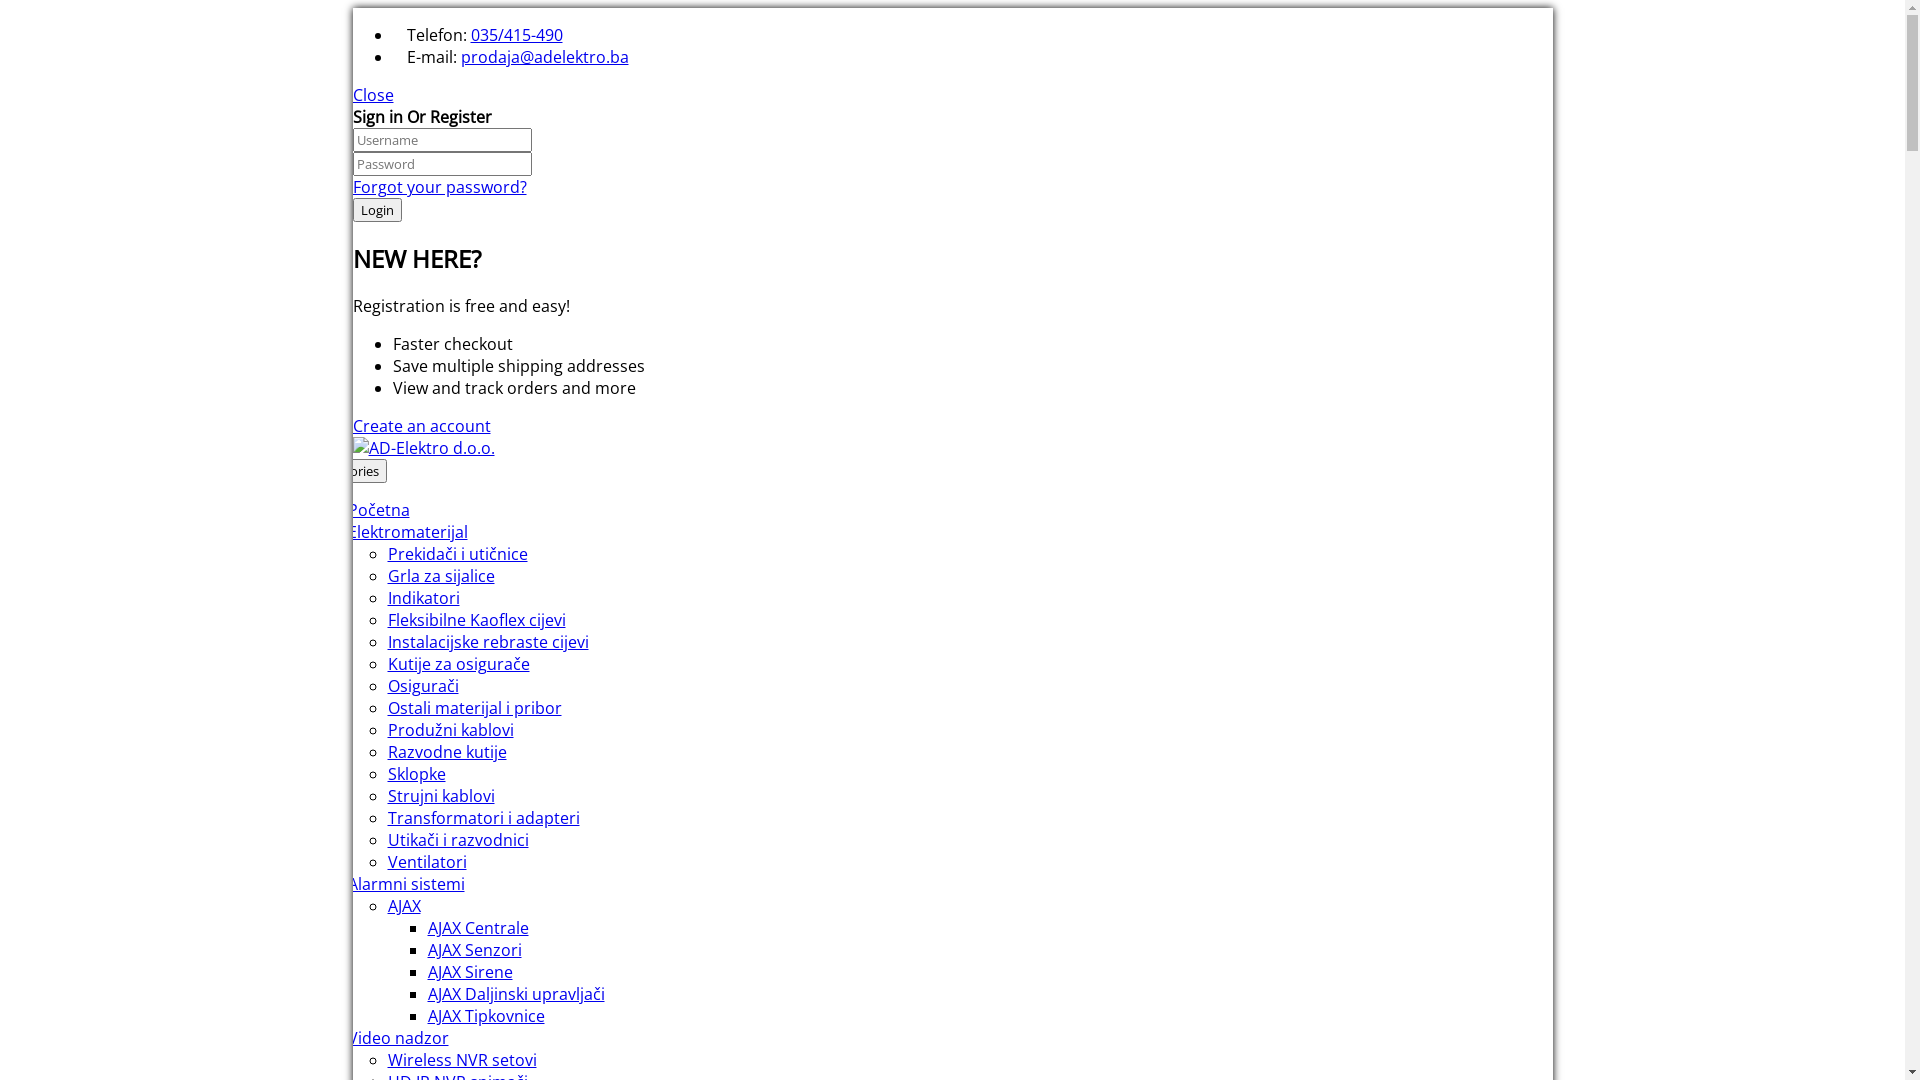 The width and height of the screenshot is (1920, 1080). I want to click on 'Wireless NVR setovi', so click(461, 1059).